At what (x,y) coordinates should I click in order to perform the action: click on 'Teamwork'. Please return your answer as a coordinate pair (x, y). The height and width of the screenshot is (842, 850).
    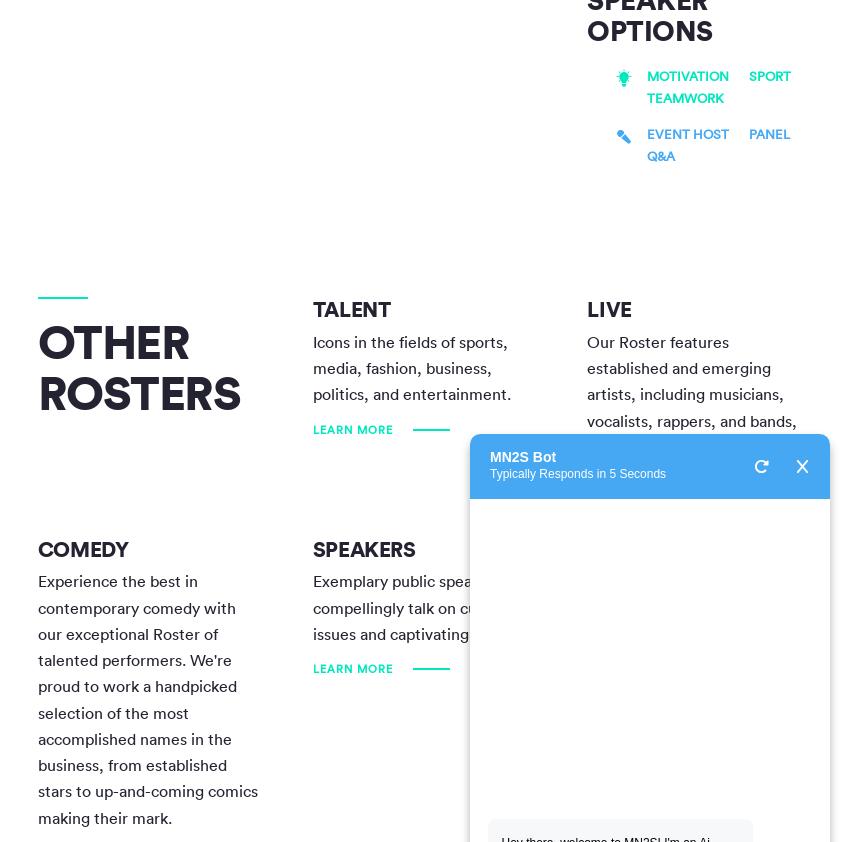
    Looking at the image, I should click on (684, 97).